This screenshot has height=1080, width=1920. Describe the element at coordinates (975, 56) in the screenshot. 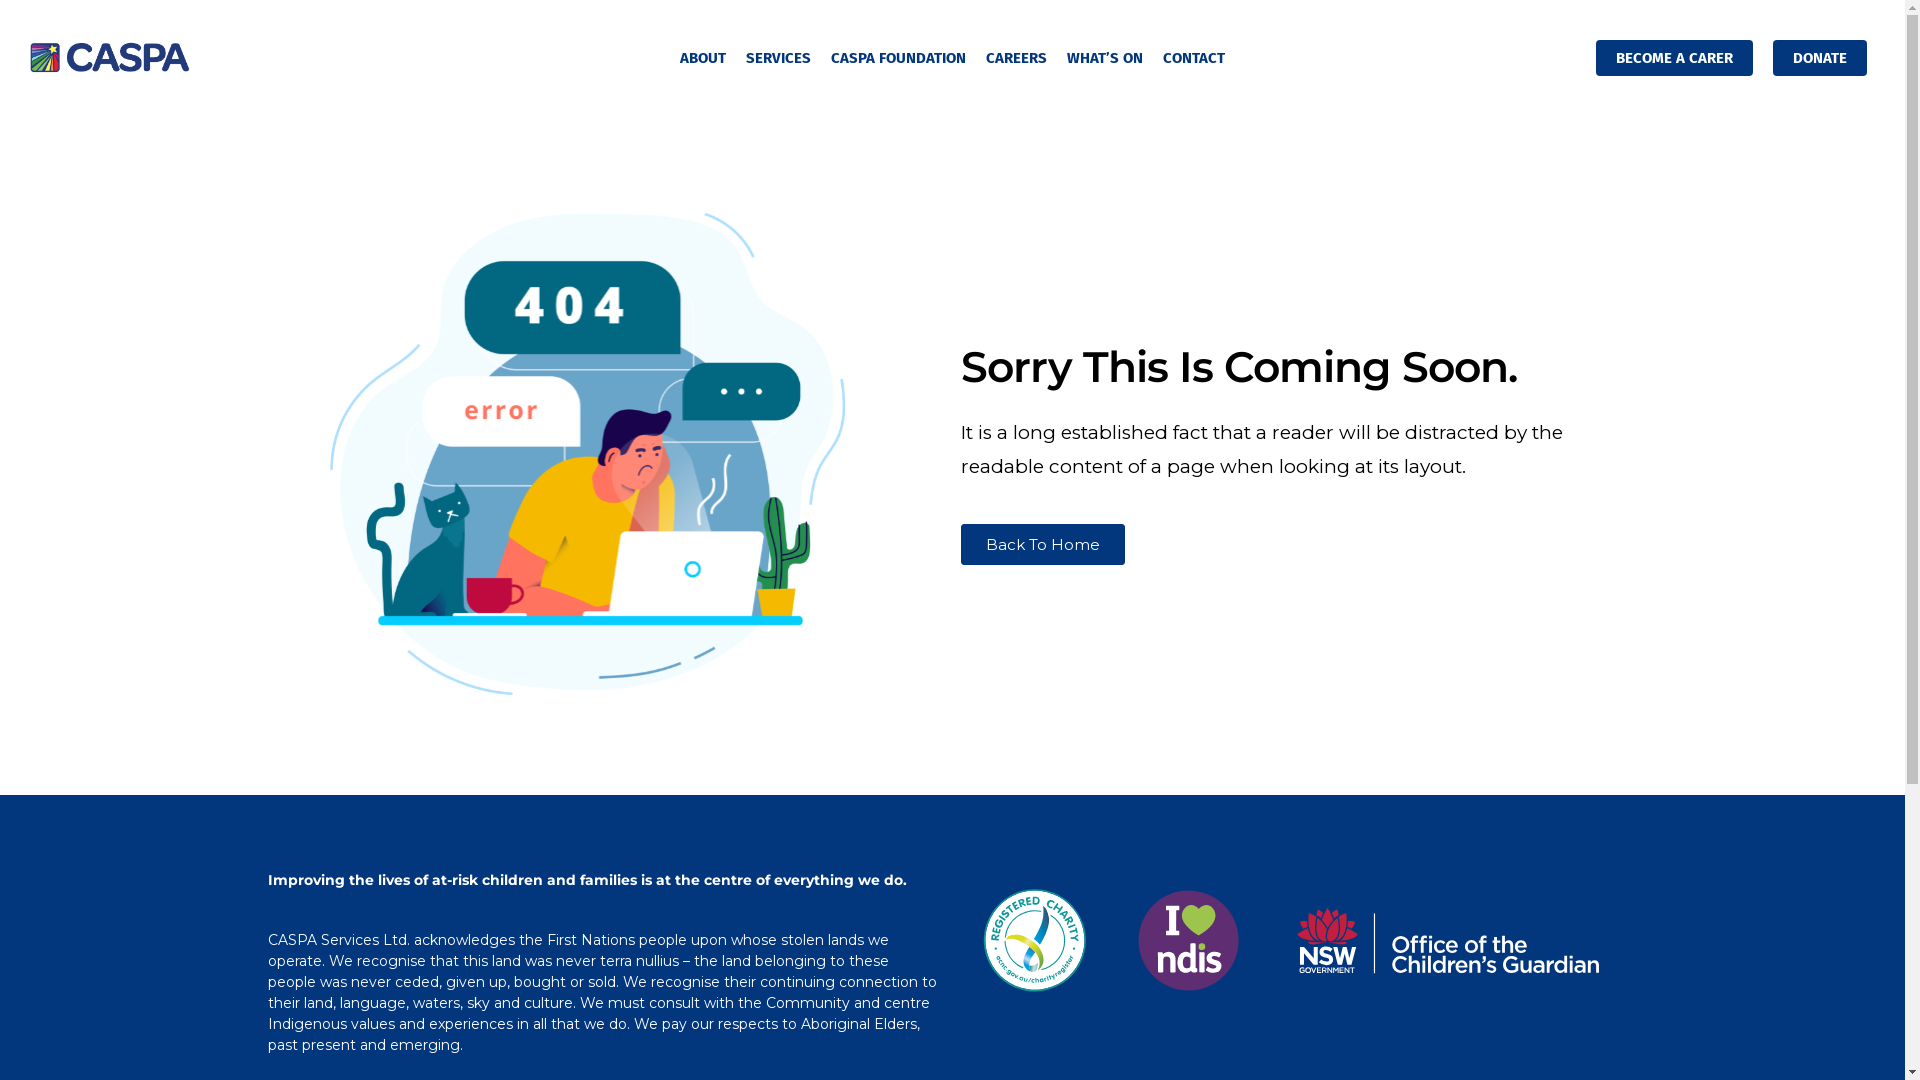

I see `'CAREERS'` at that location.